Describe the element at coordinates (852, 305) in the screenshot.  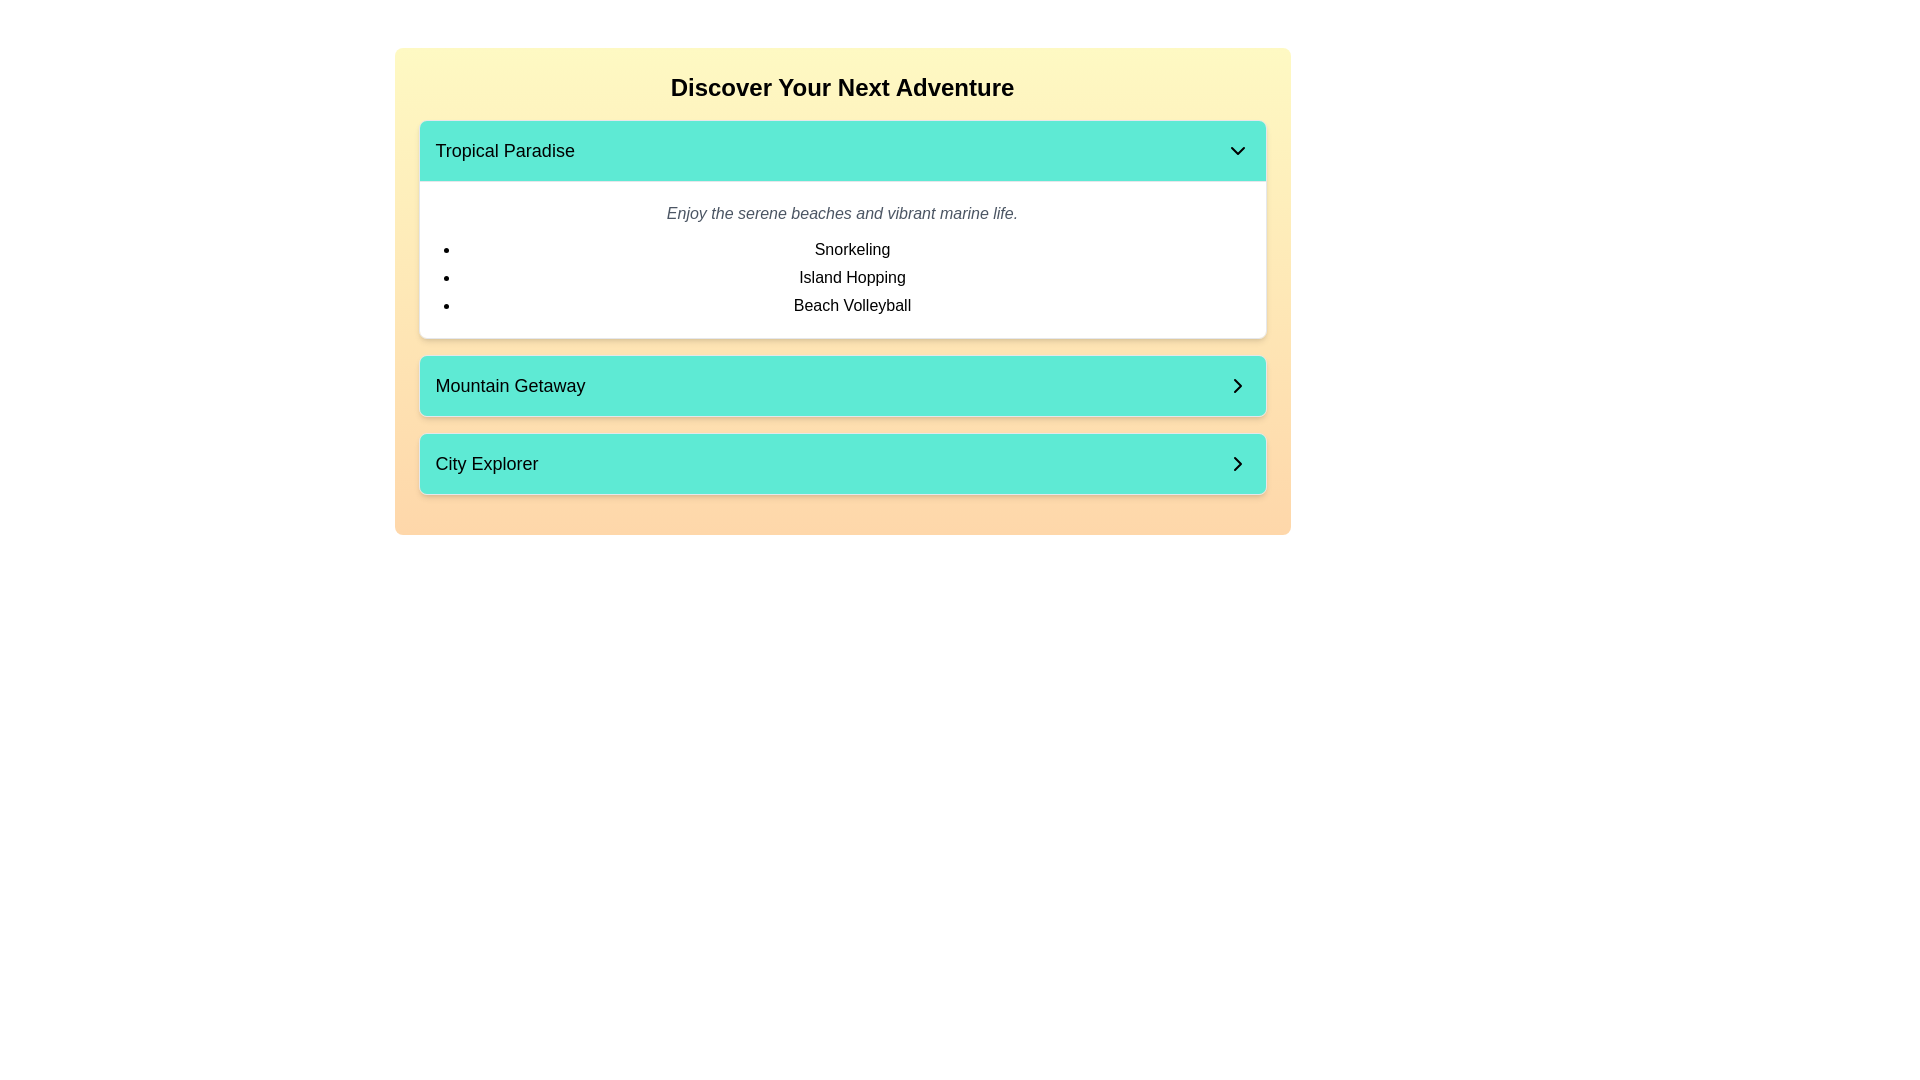
I see `the 'Beach Volleyball' text label, which is the third item in the dropdown list under 'Tropical Paradise', located between 'Island Hopping' and the list's border` at that location.